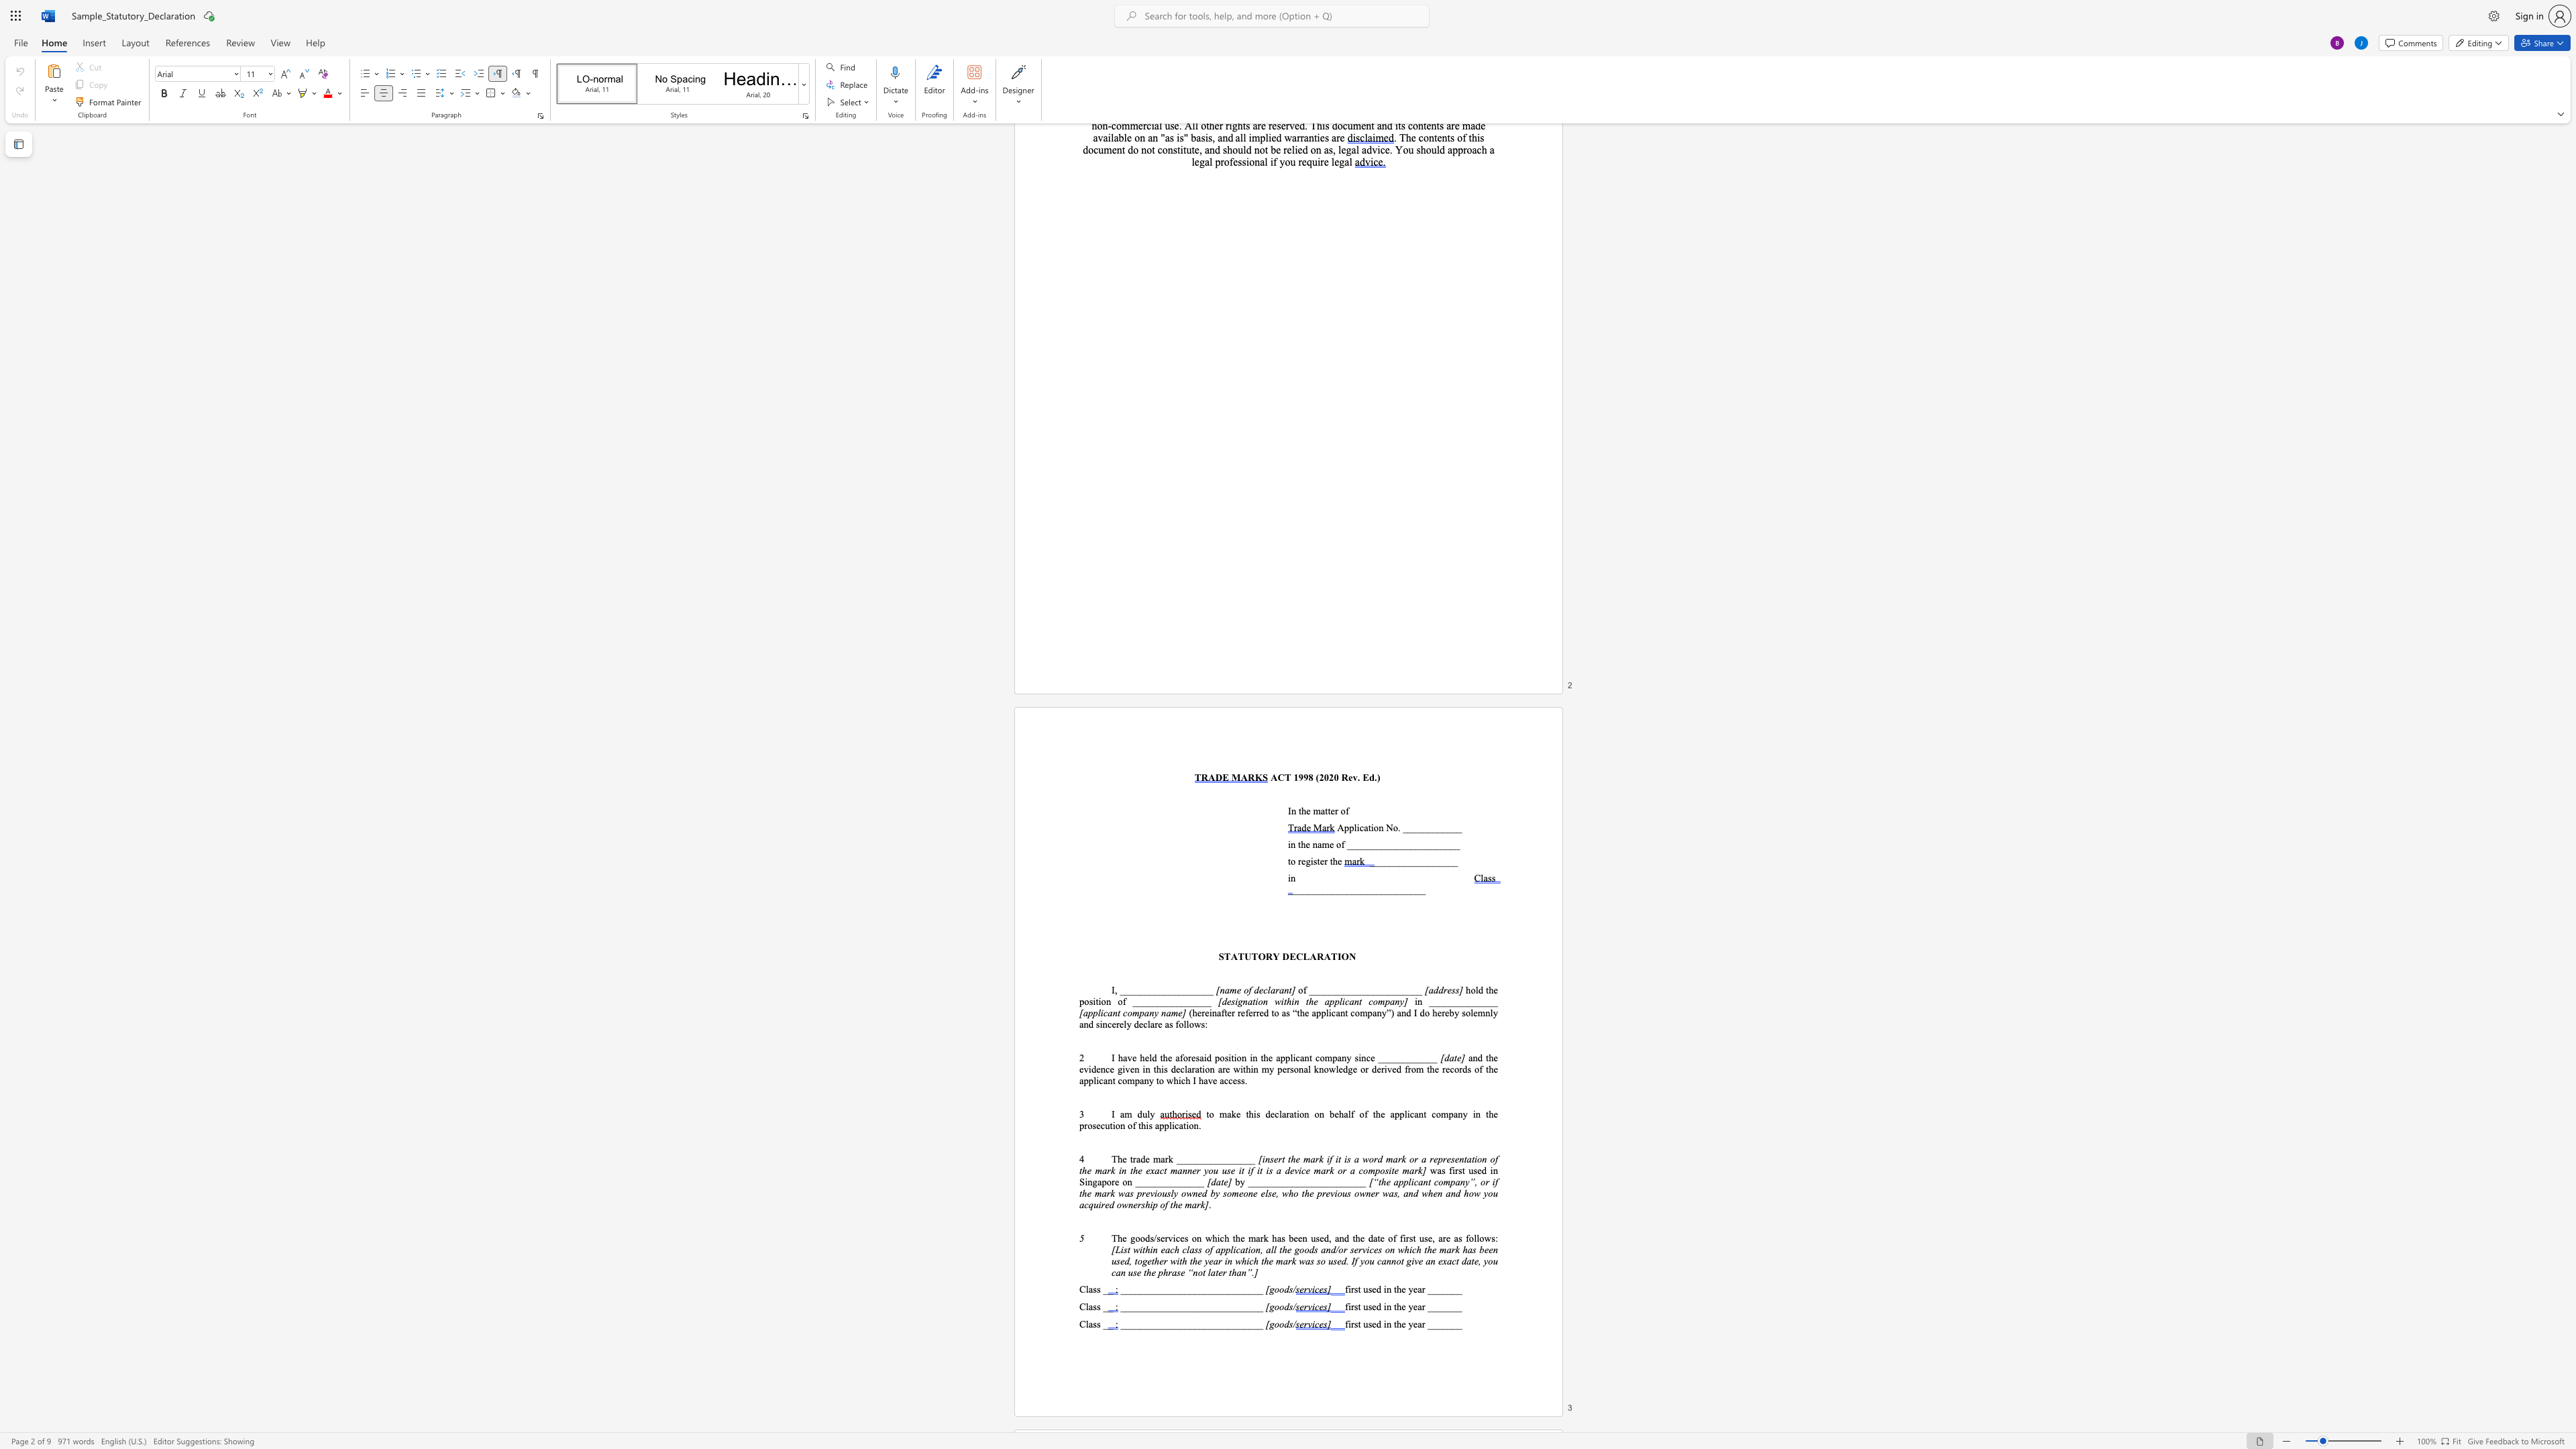  What do you see at coordinates (1423, 859) in the screenshot?
I see `the subset text "__" within the text "_________________"` at bounding box center [1423, 859].